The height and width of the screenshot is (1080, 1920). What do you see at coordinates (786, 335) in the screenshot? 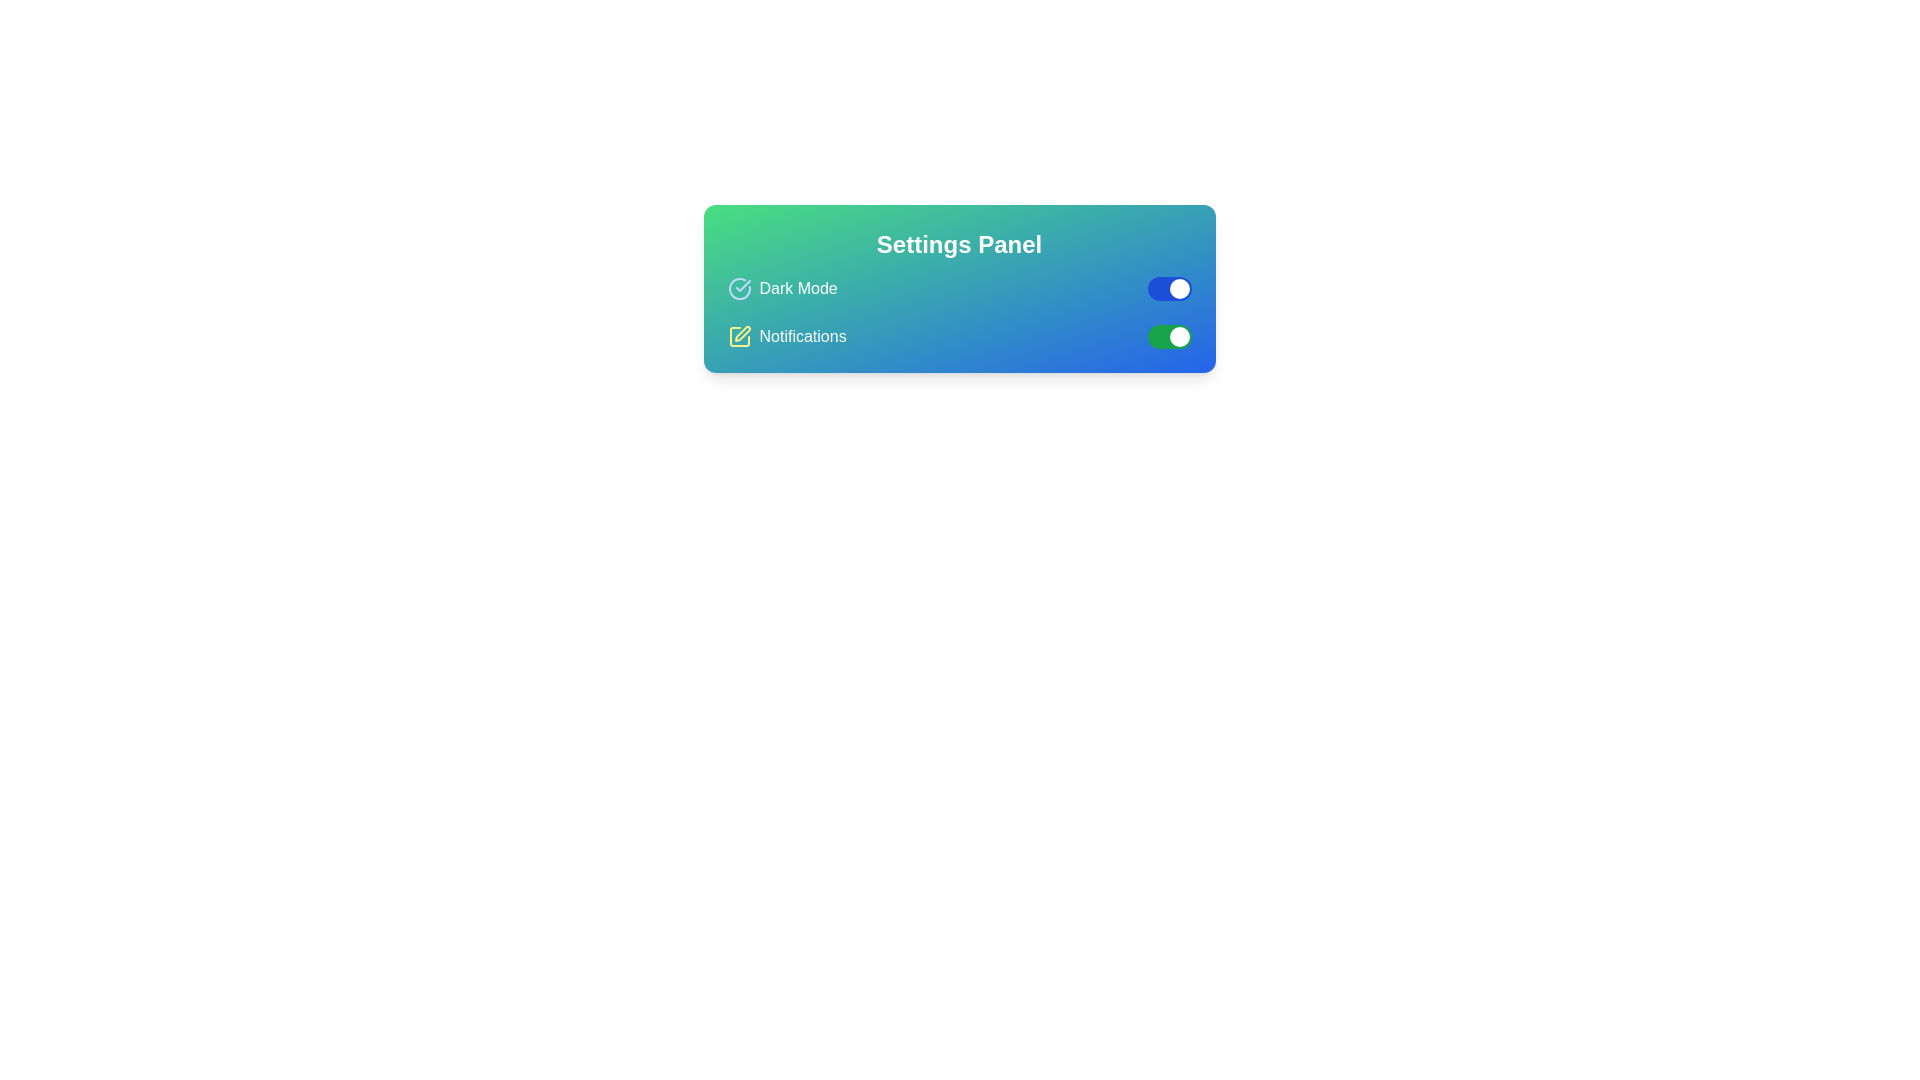
I see `the 'Notifications' label with a pen icon, which is positioned below the 'Dark Mode' toggle in the settings panel` at bounding box center [786, 335].